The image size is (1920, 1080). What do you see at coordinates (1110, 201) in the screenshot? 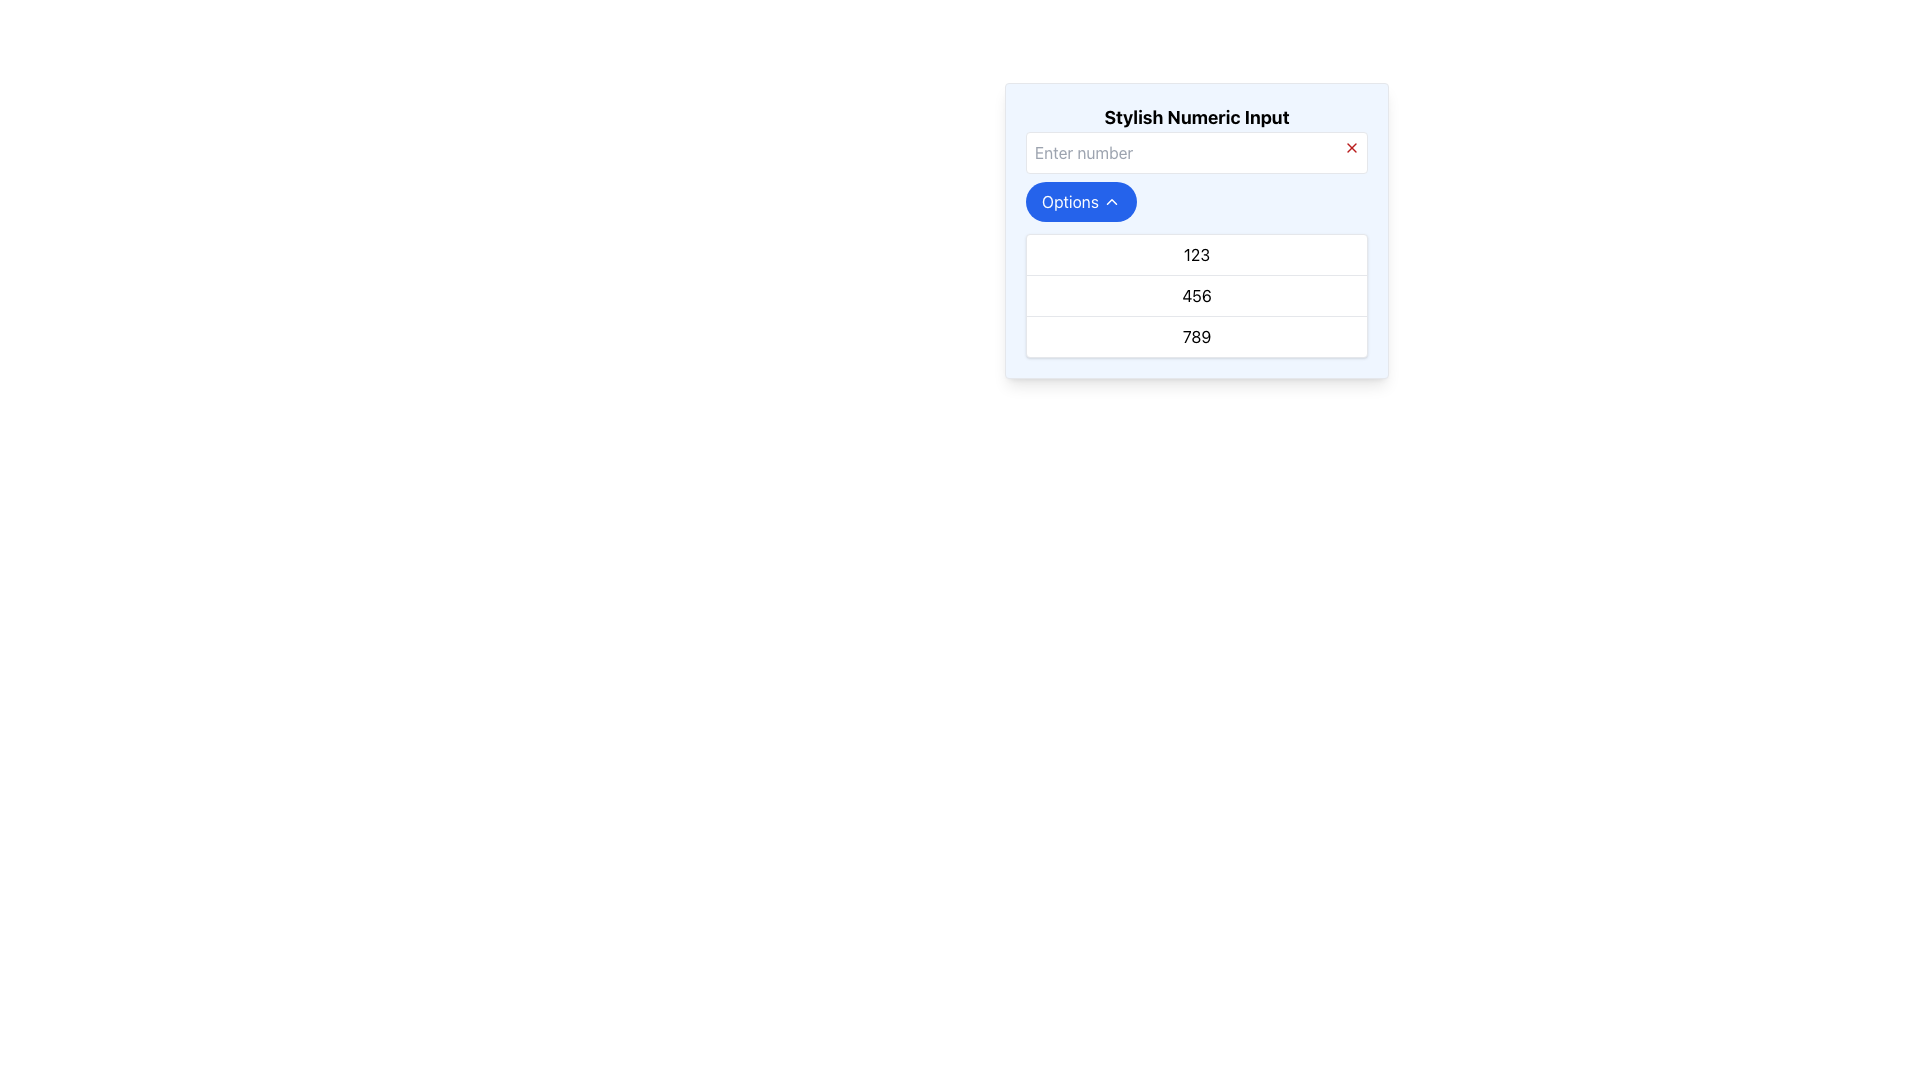
I see `the icon located at the right side of the 'Options' button, which indicates the presence of a collapsible or expandable section` at bounding box center [1110, 201].